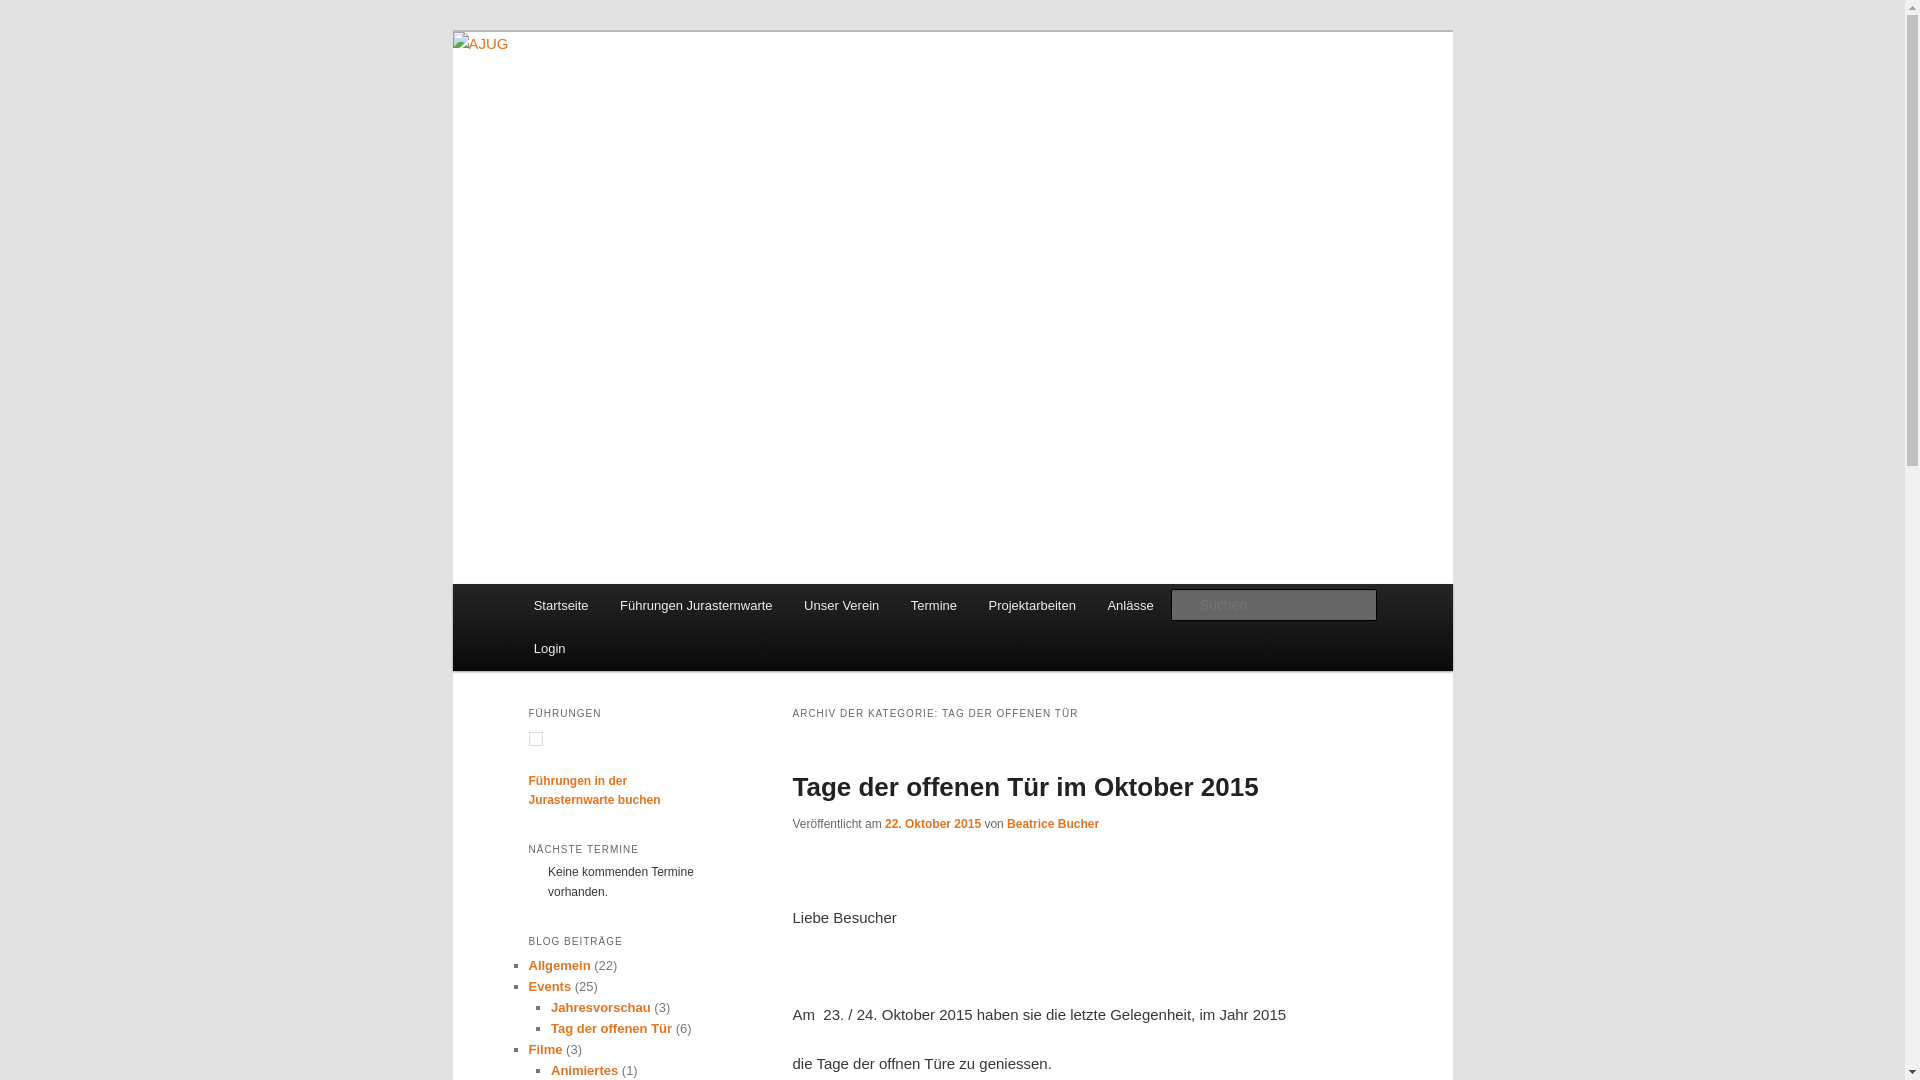 The width and height of the screenshot is (1920, 1080). What do you see at coordinates (528, 1048) in the screenshot?
I see `'Filme'` at bounding box center [528, 1048].